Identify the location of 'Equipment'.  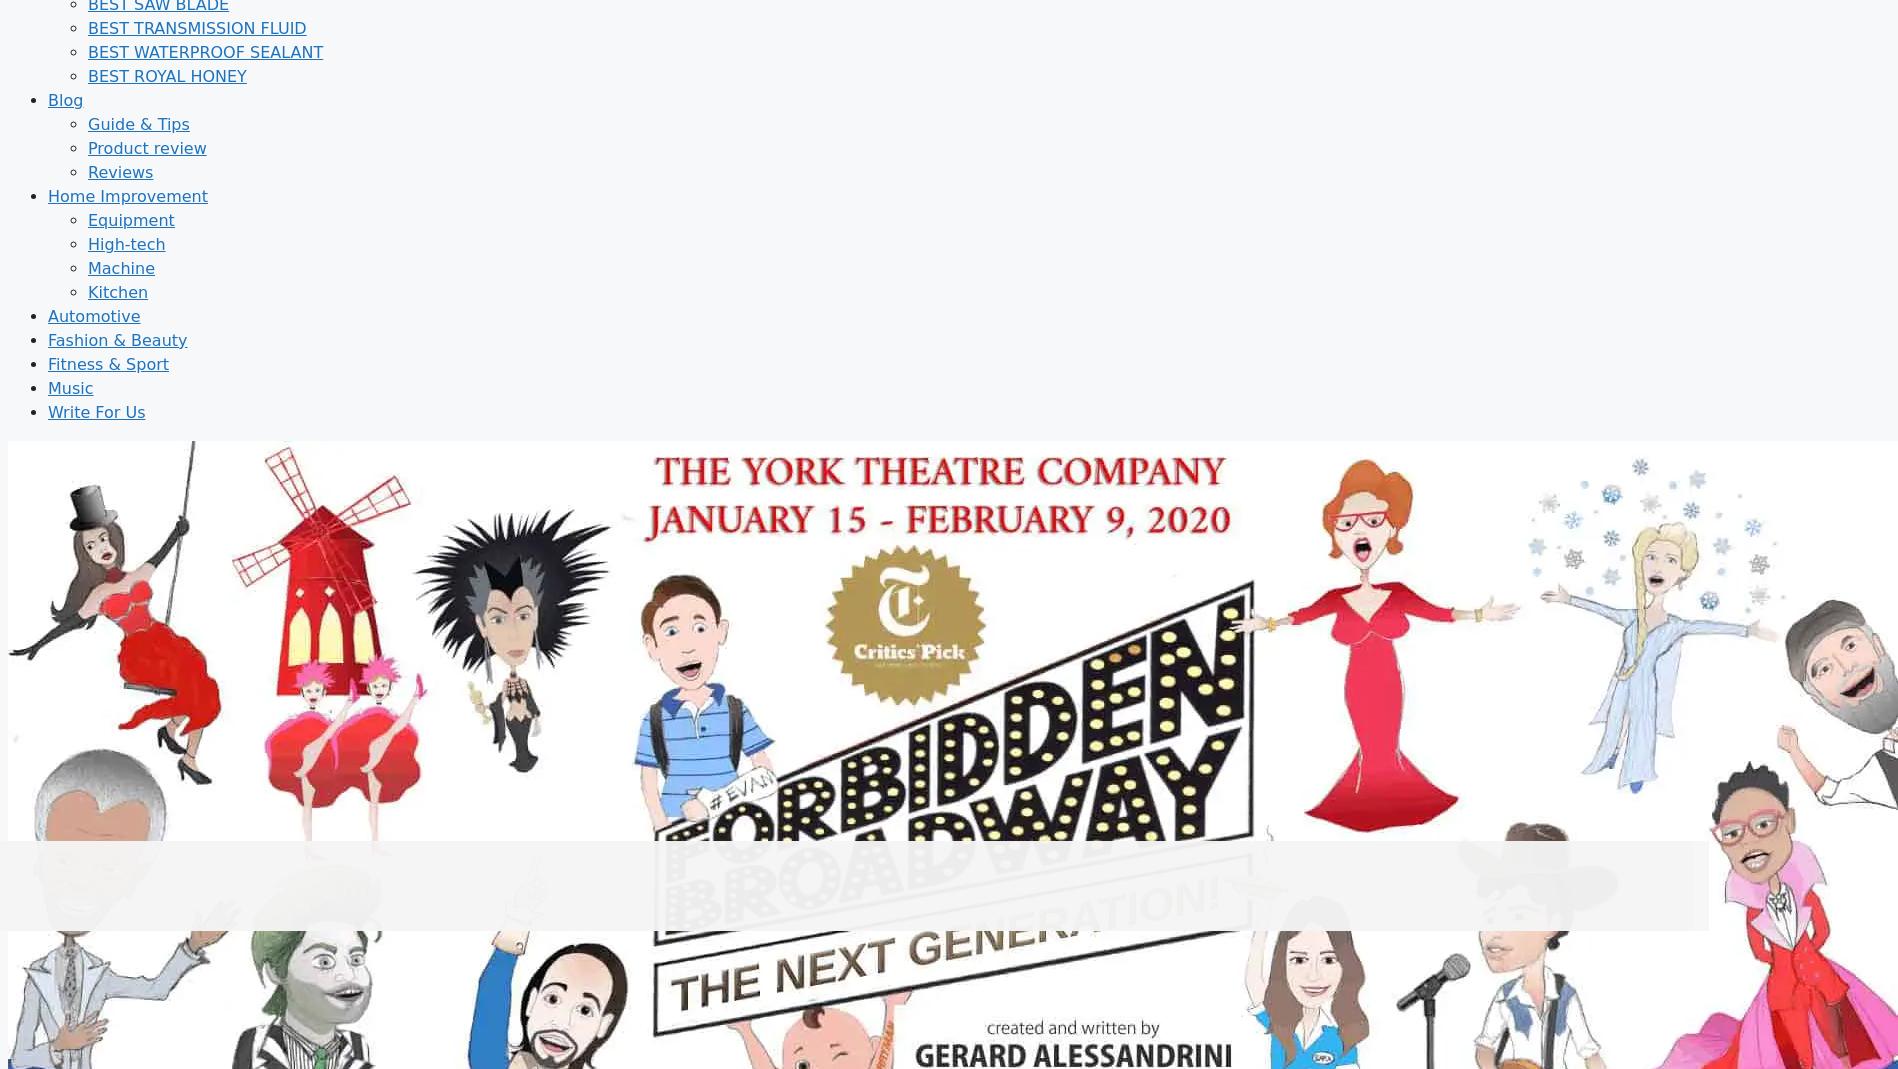
(130, 218).